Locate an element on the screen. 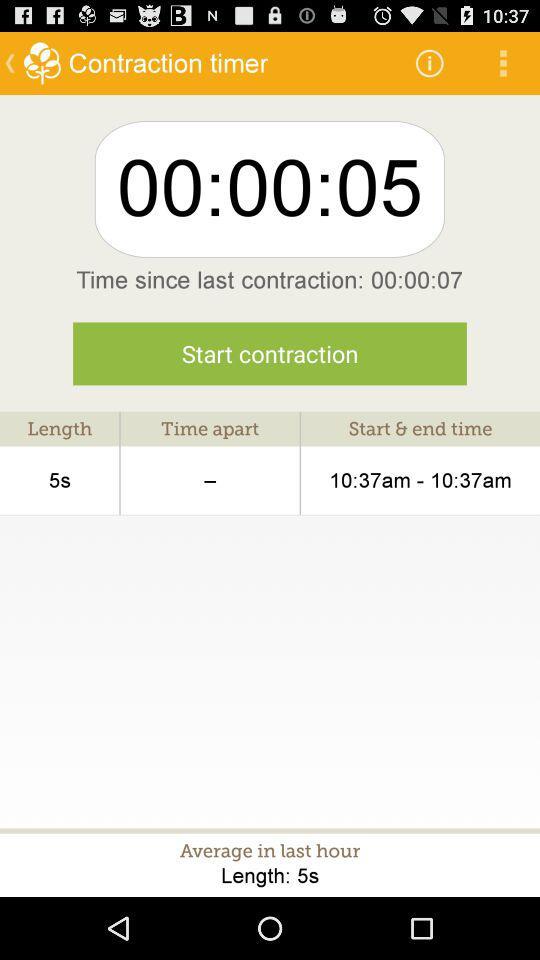 This screenshot has width=540, height=960. the icon above time since last item is located at coordinates (502, 62).